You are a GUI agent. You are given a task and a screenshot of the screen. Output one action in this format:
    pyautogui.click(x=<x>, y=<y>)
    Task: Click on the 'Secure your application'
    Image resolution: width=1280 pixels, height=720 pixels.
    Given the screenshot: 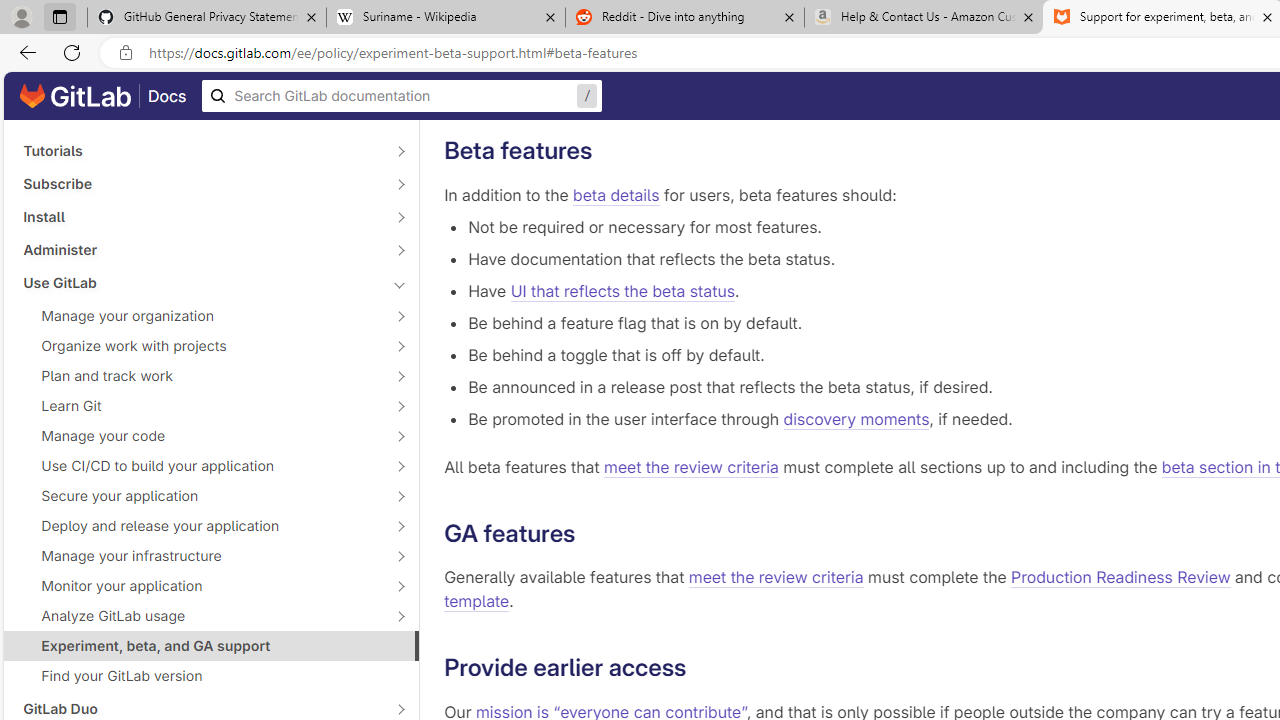 What is the action you would take?
    pyautogui.click(x=200, y=495)
    